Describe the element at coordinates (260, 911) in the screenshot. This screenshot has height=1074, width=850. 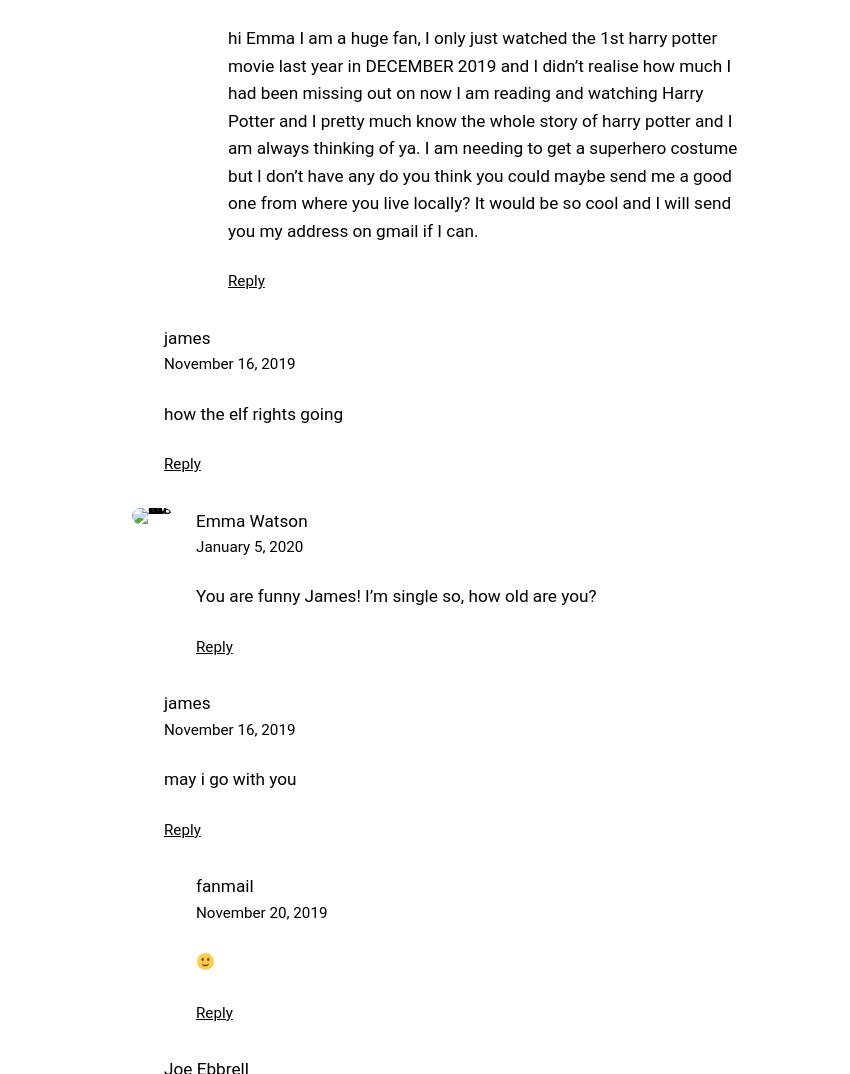
I see `'November 20, 2019'` at that location.